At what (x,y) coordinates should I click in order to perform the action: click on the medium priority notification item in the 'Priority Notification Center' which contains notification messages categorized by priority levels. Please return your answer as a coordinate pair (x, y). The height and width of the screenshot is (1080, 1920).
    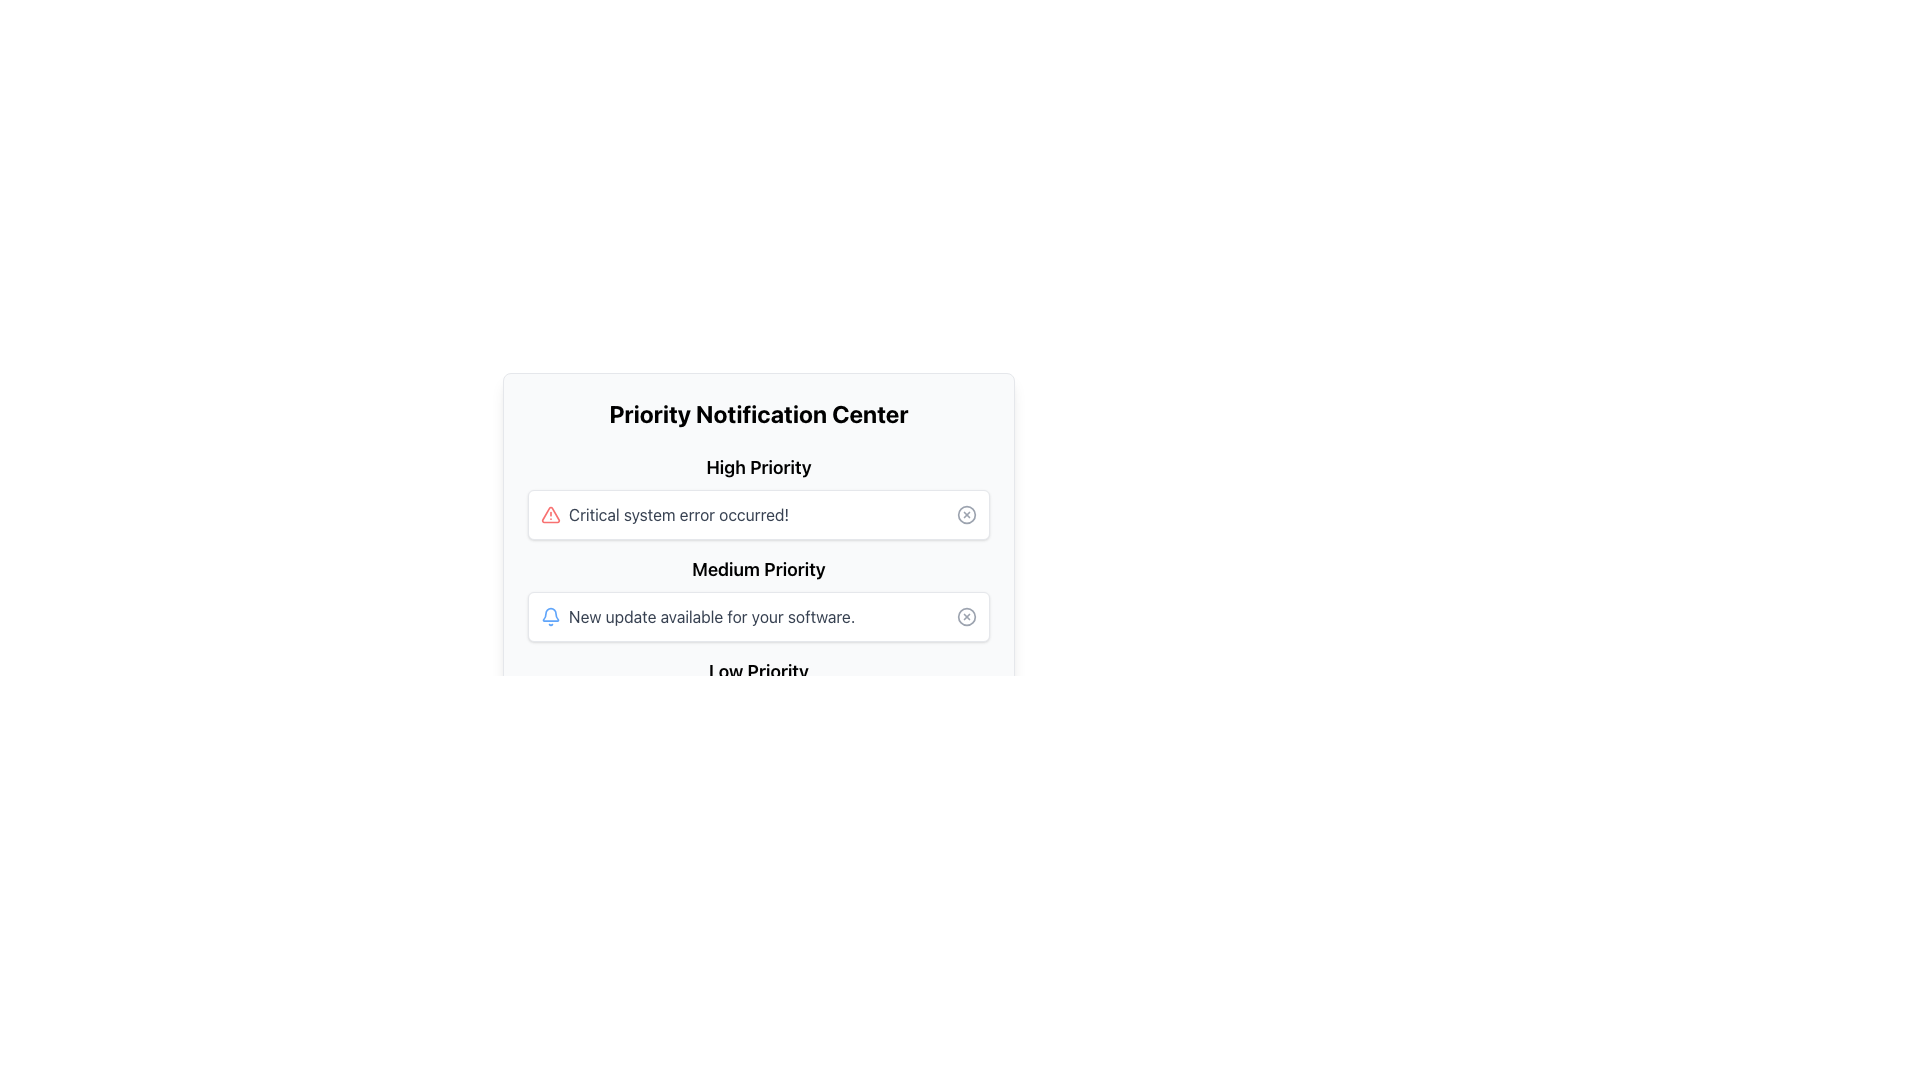
    Looking at the image, I should click on (757, 597).